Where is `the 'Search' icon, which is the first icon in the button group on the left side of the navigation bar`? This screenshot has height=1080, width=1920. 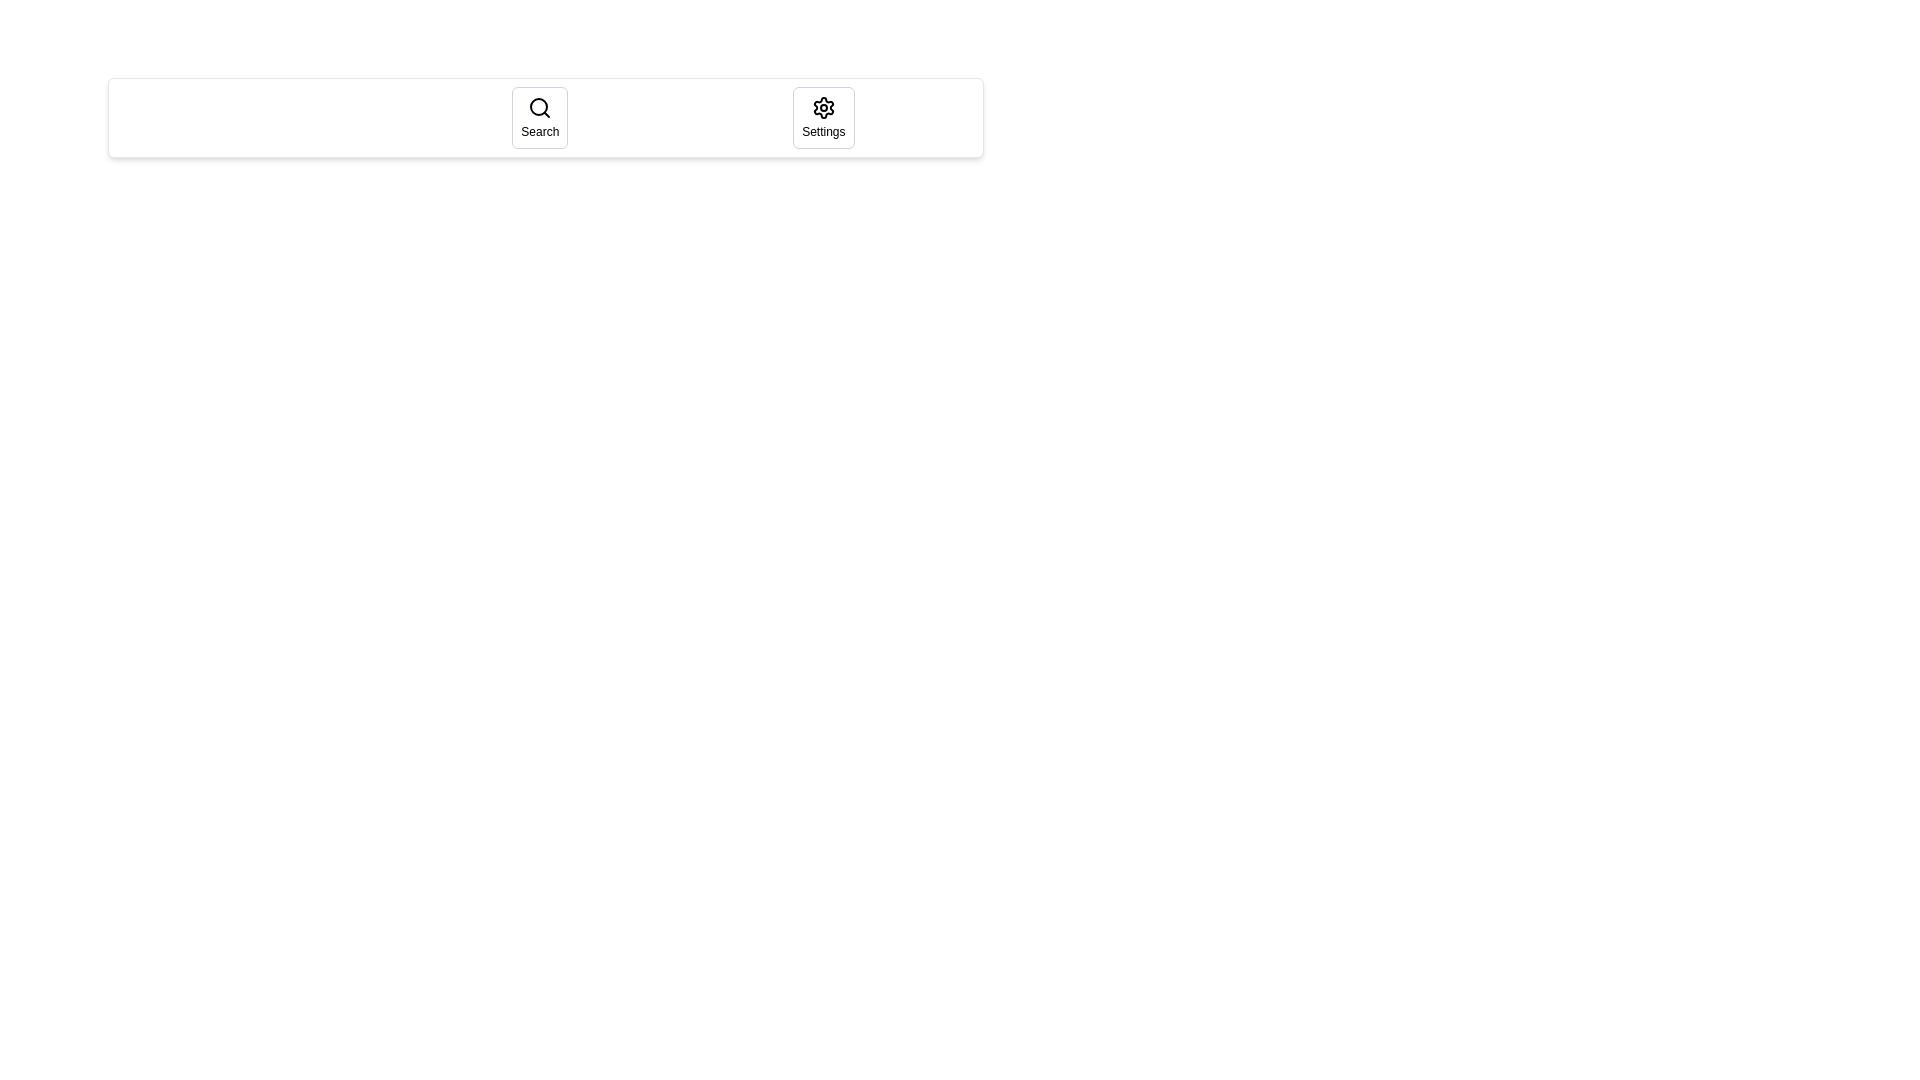 the 'Search' icon, which is the first icon in the button group on the left side of the navigation bar is located at coordinates (540, 108).